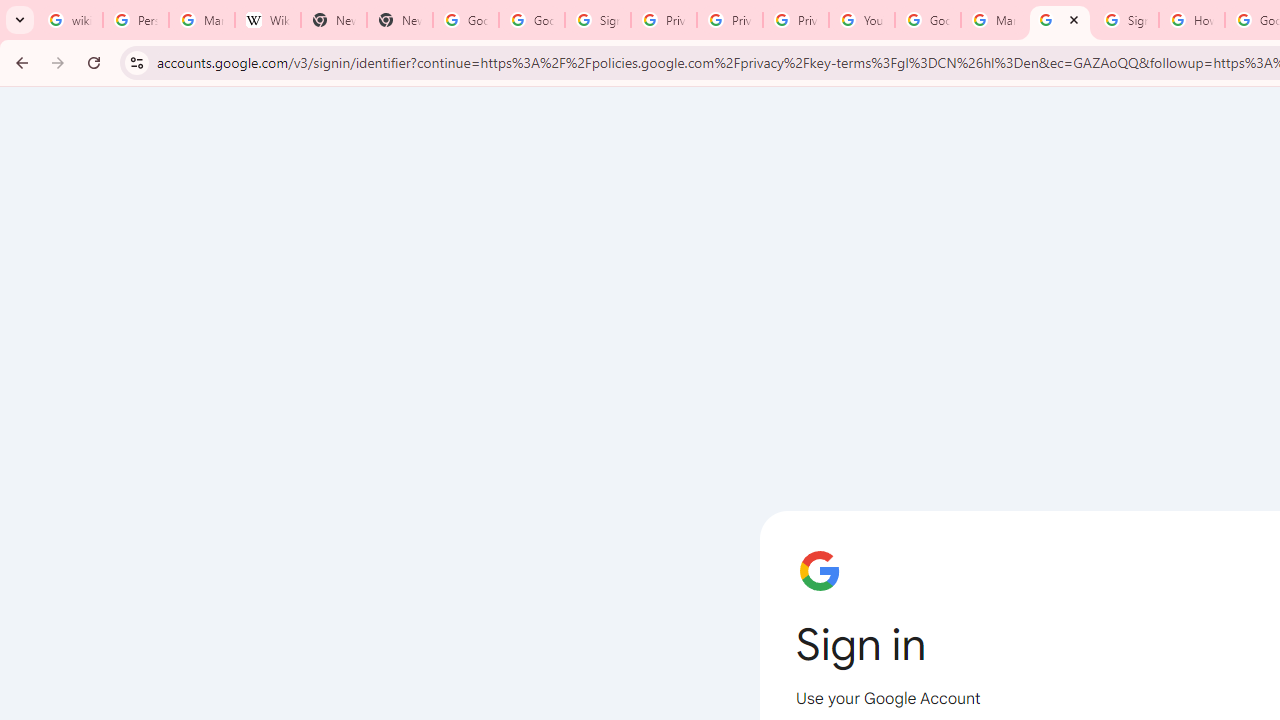 This screenshot has width=1280, height=720. What do you see at coordinates (1125, 20) in the screenshot?
I see `'Sign in - Google Accounts'` at bounding box center [1125, 20].